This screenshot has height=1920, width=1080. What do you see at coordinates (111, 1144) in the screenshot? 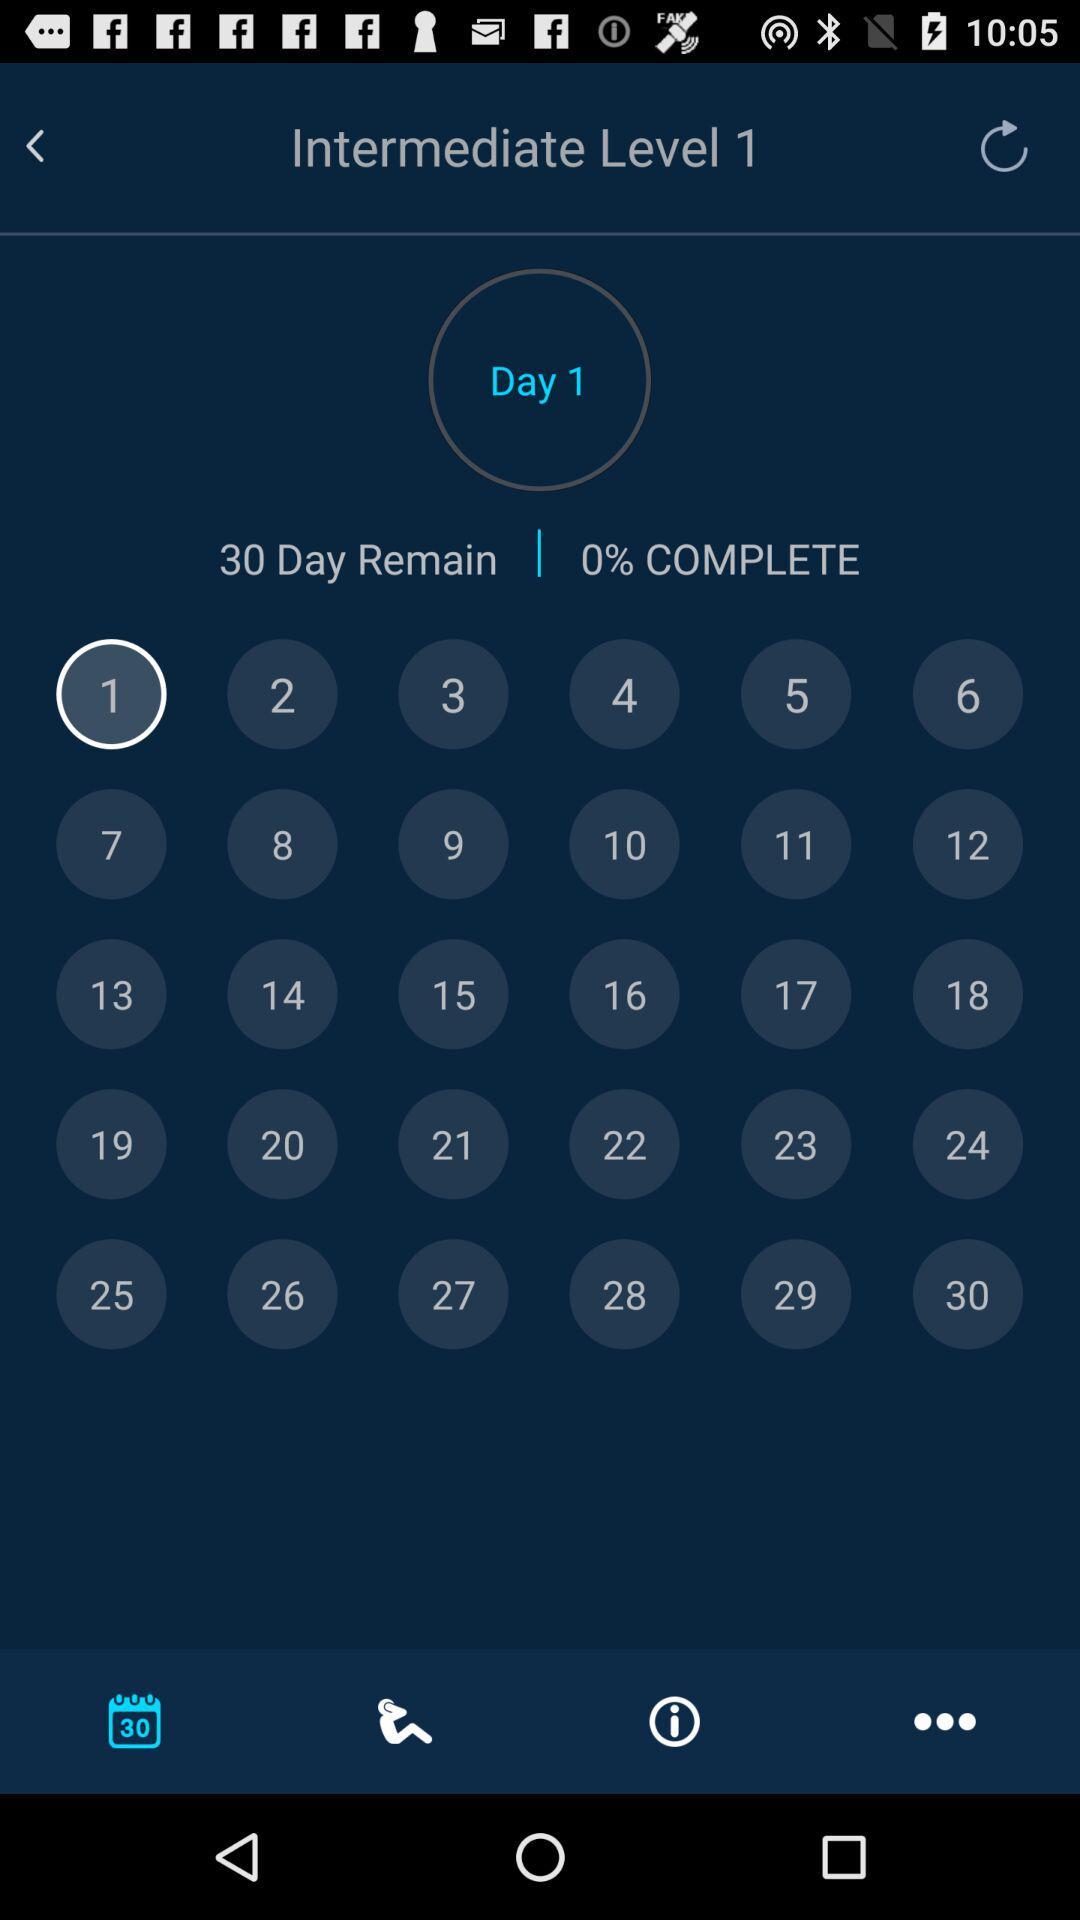
I see `day 19` at bounding box center [111, 1144].